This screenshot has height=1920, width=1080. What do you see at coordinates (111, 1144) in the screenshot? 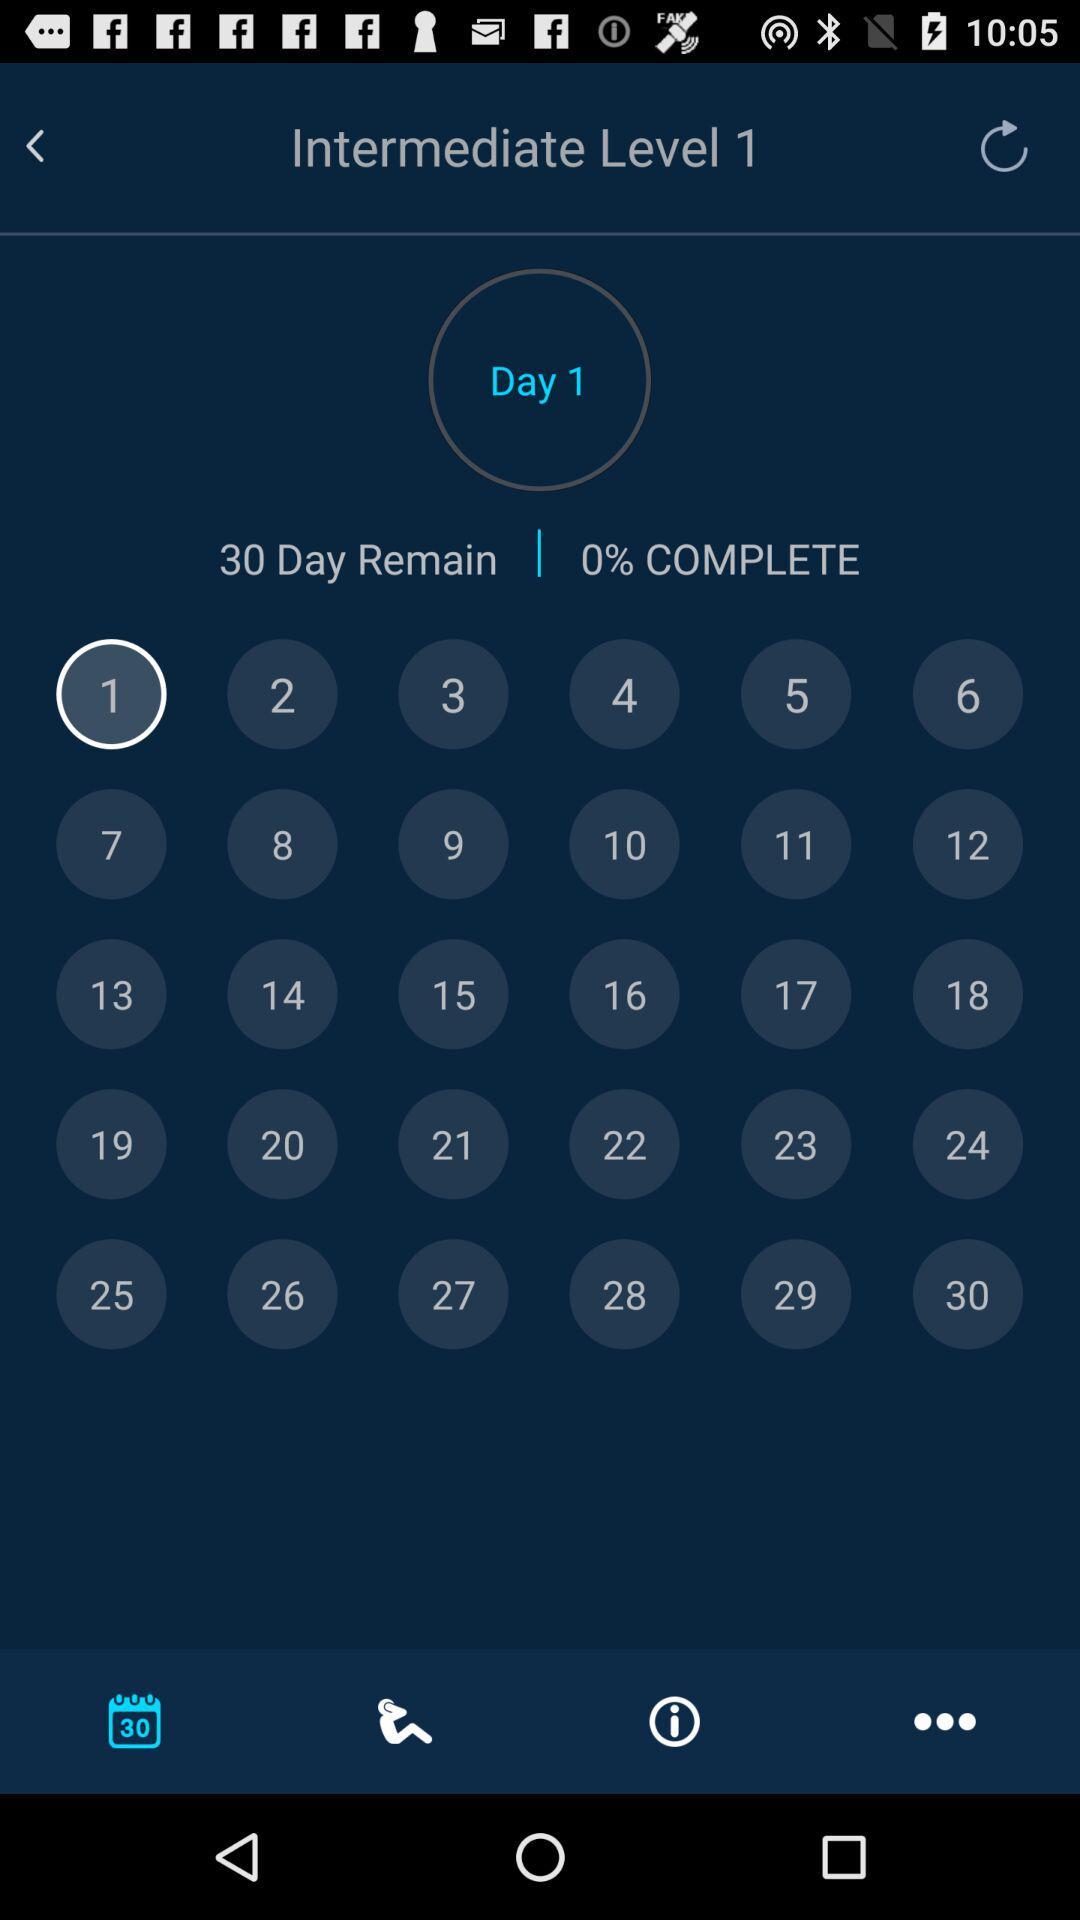
I see `day 19` at bounding box center [111, 1144].